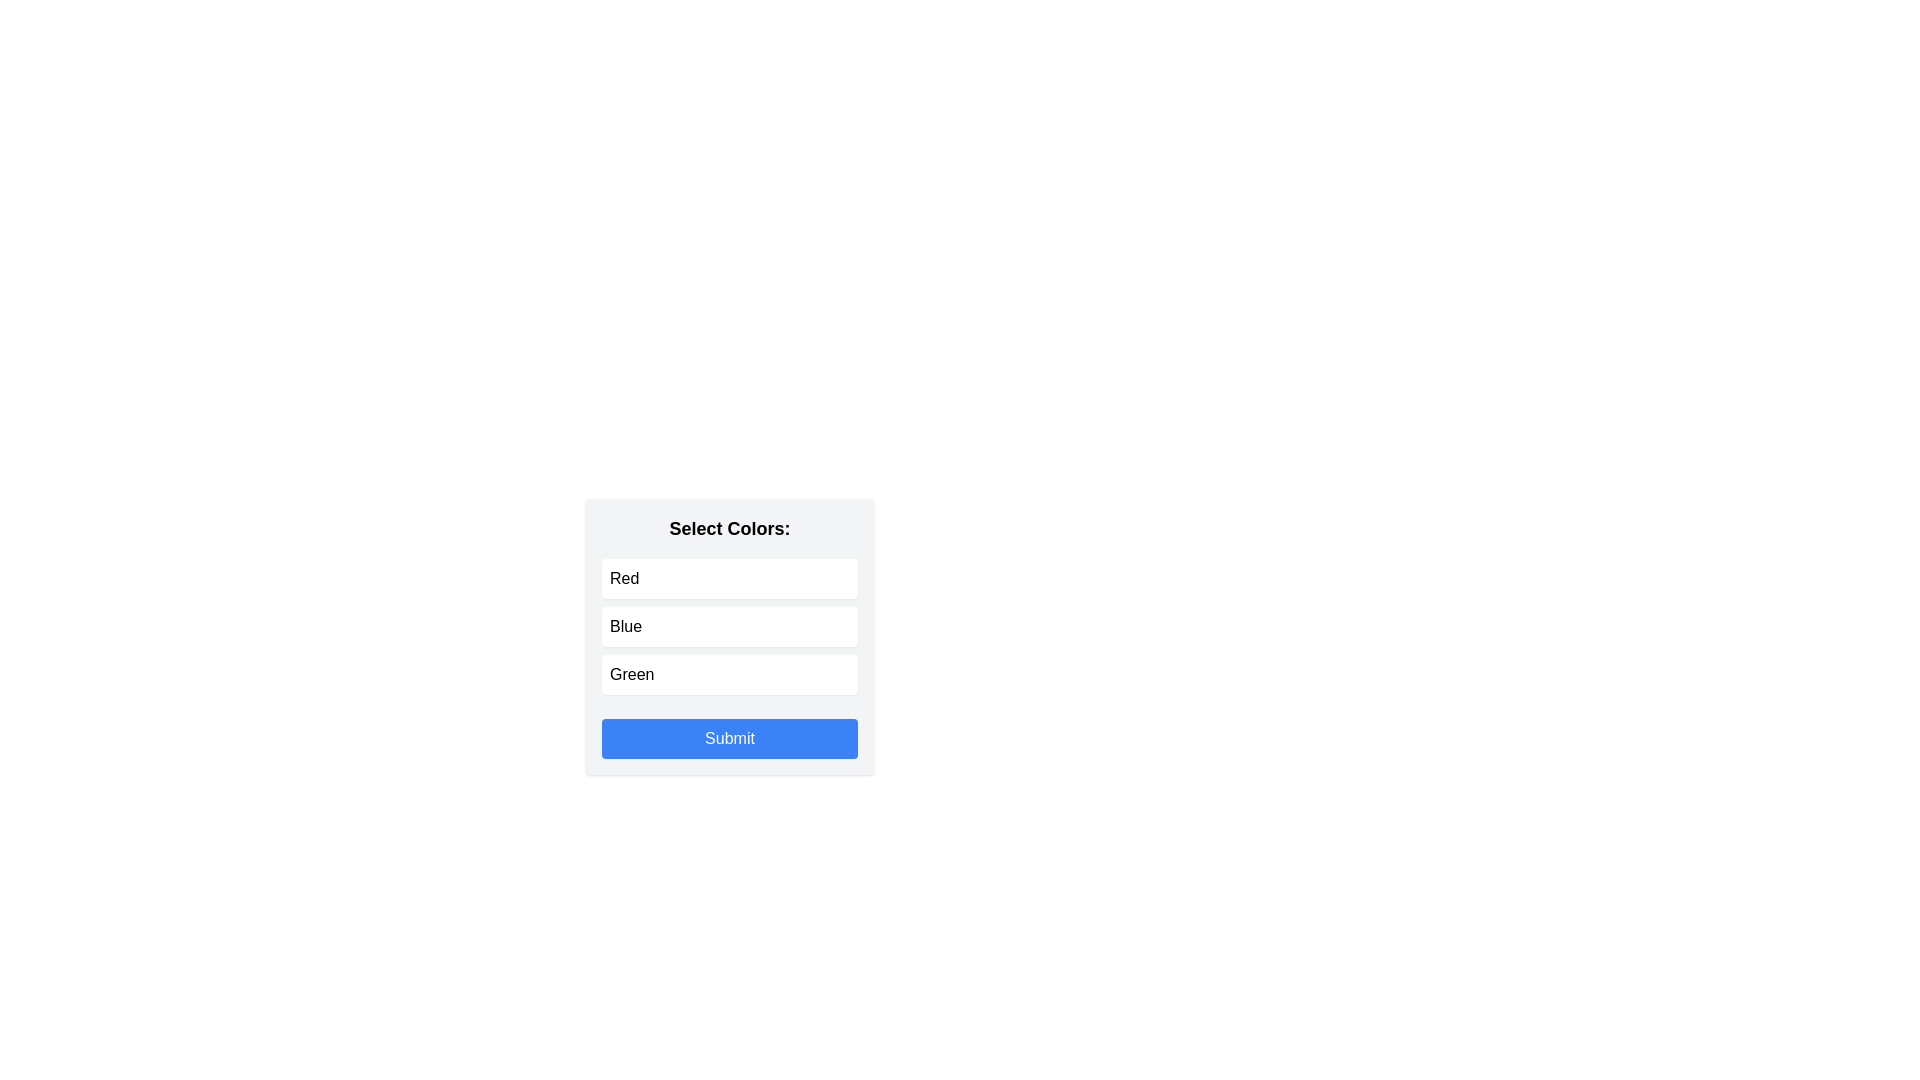  Describe the element at coordinates (631, 675) in the screenshot. I see `the 'Green' text label in the color selection interface, which is positioned below the 'Blue' element and above the 'Submit' button` at that location.